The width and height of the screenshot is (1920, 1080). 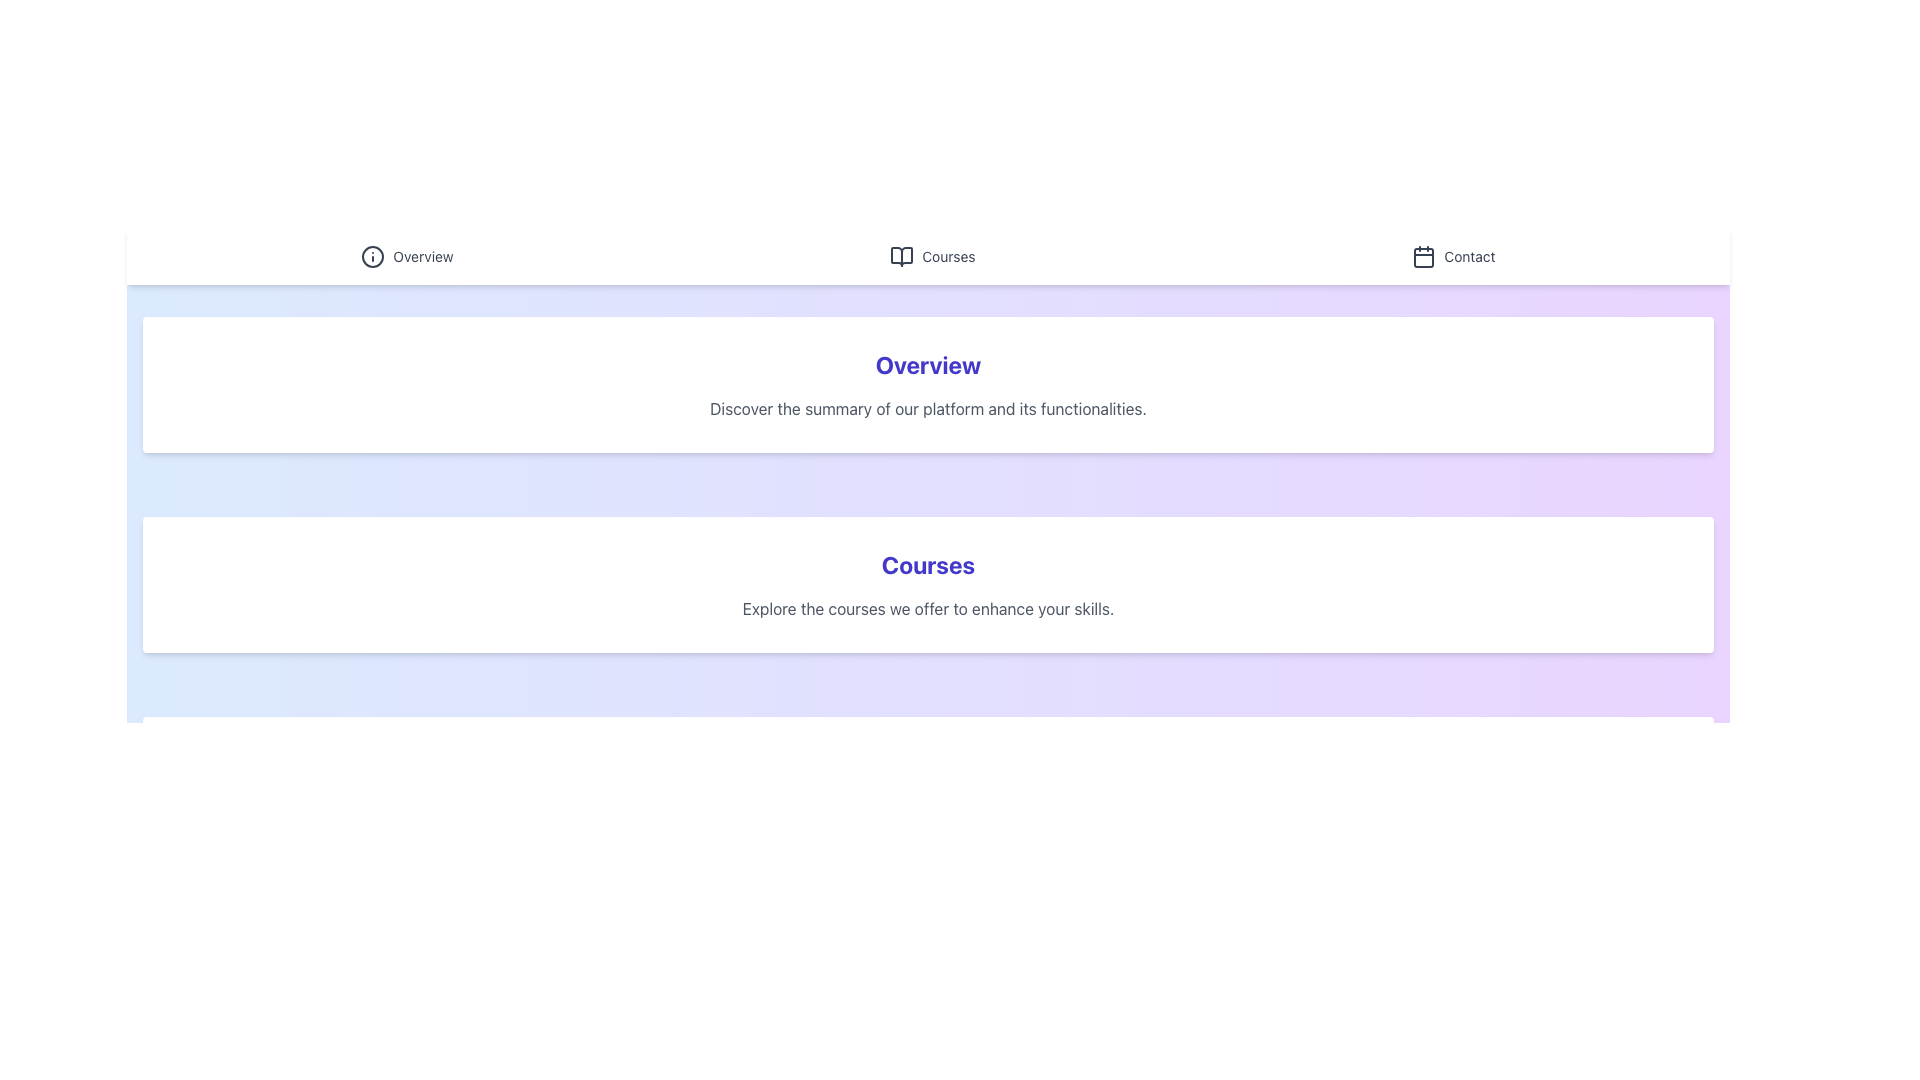 What do you see at coordinates (931, 256) in the screenshot?
I see `the 'Courses' navigational link, which is the second item from the left in the sticky top navigation bar, to observe the visual hover effect` at bounding box center [931, 256].